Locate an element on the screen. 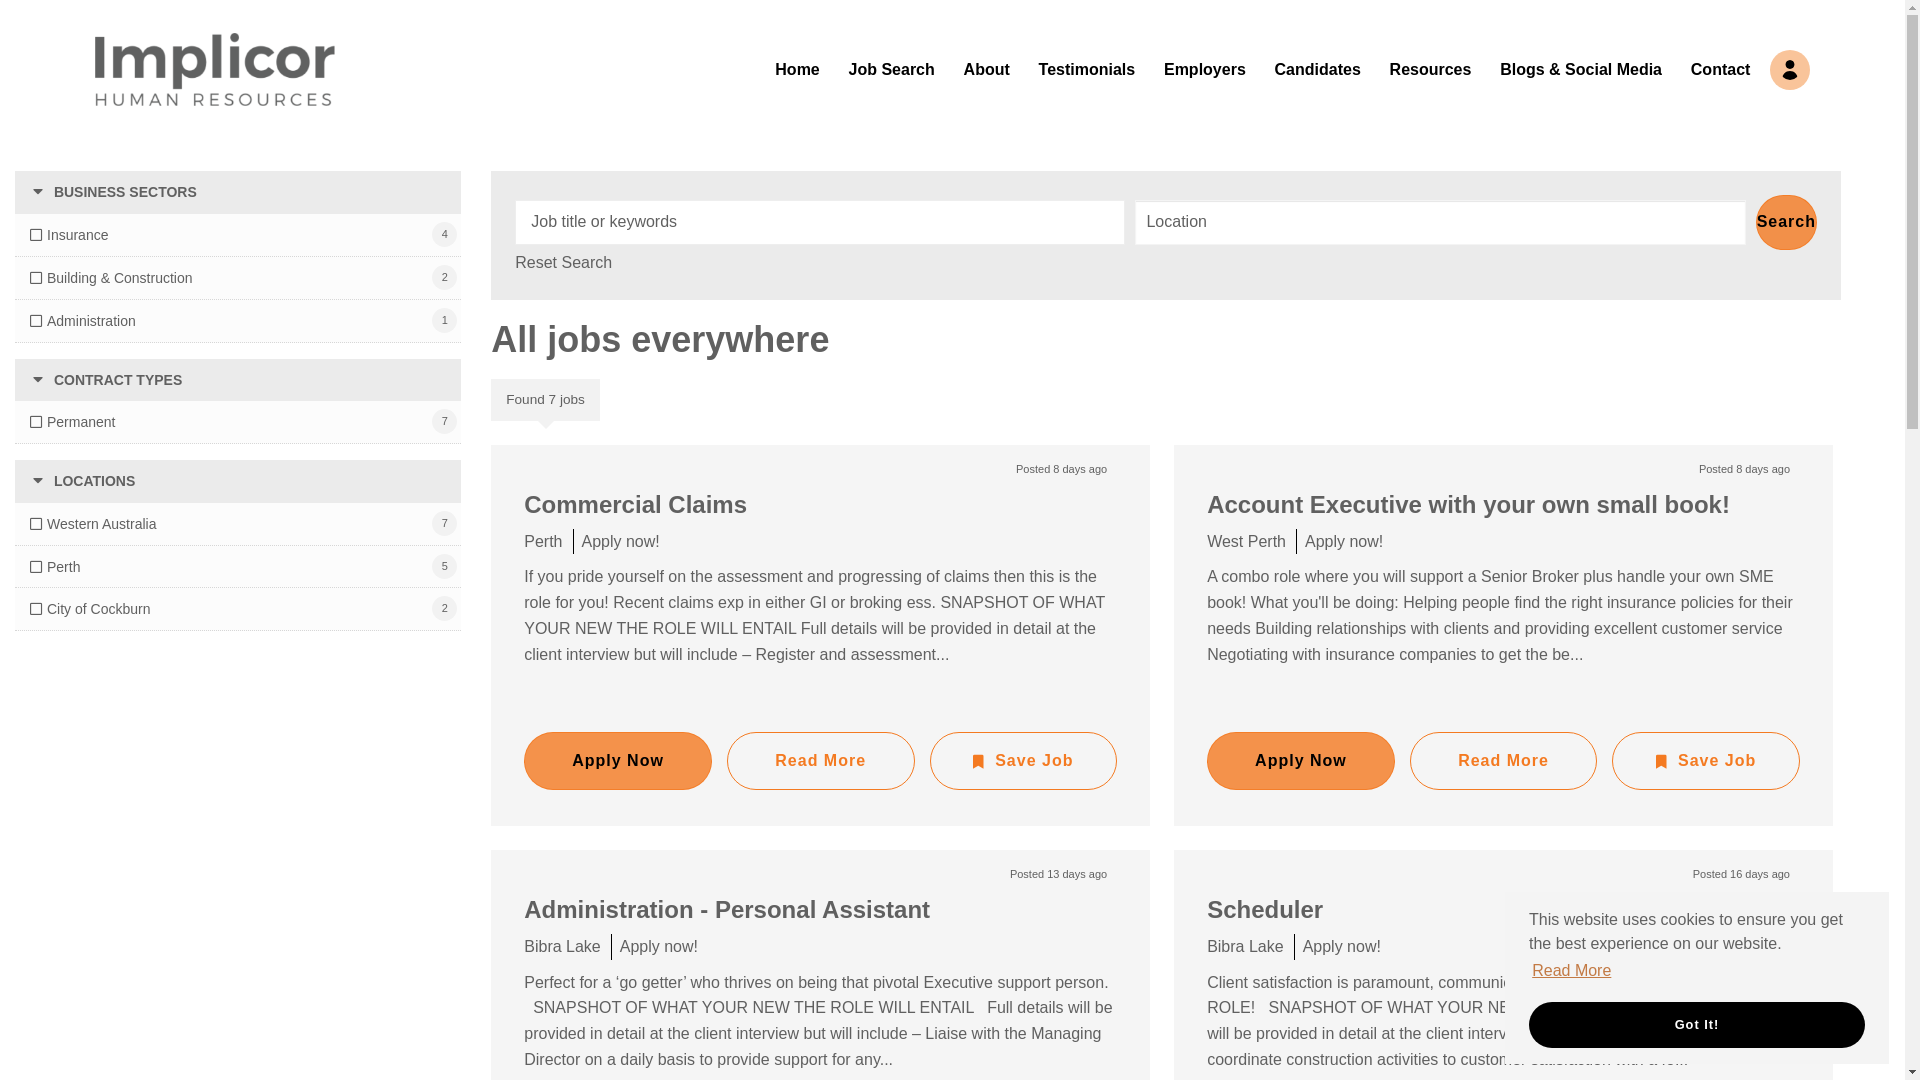  'City of Cockburn is located at coordinates (89, 608).